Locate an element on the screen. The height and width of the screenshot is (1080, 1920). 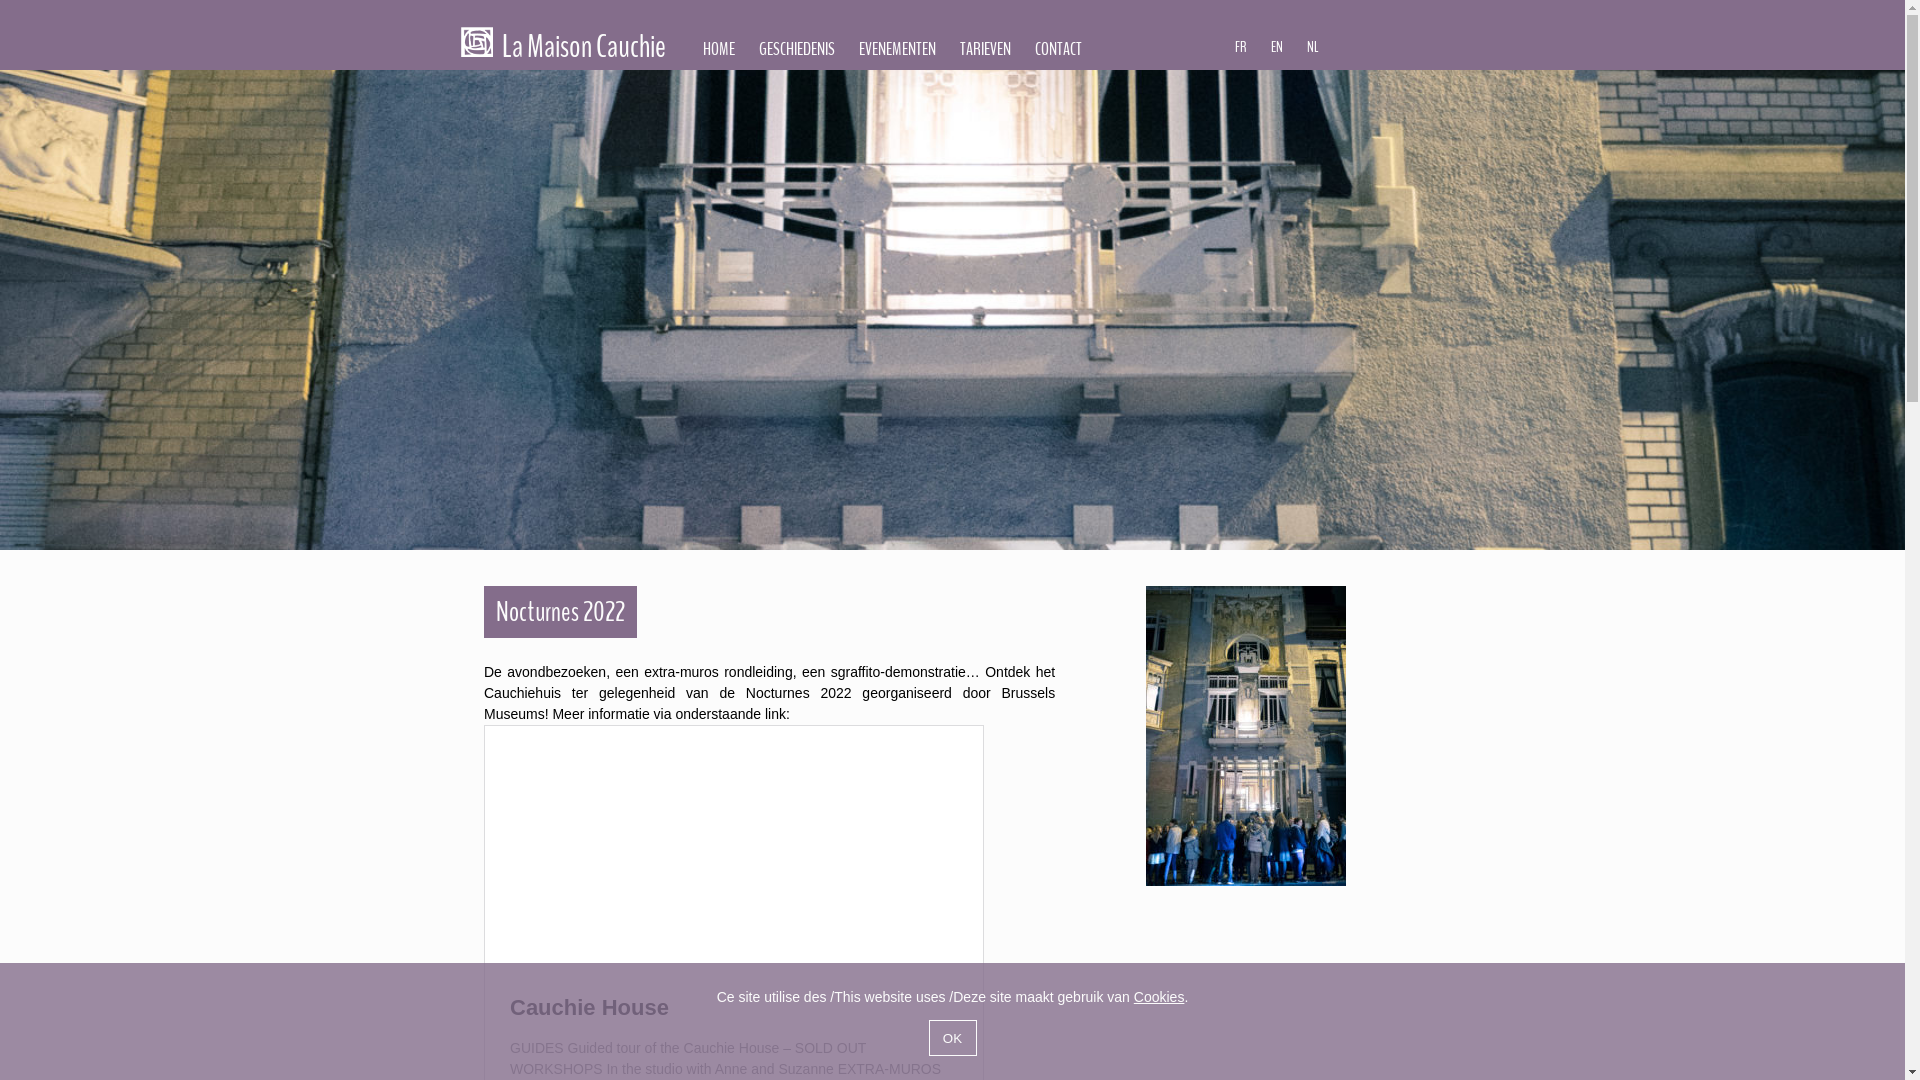
'TARIEVEN' is located at coordinates (985, 48).